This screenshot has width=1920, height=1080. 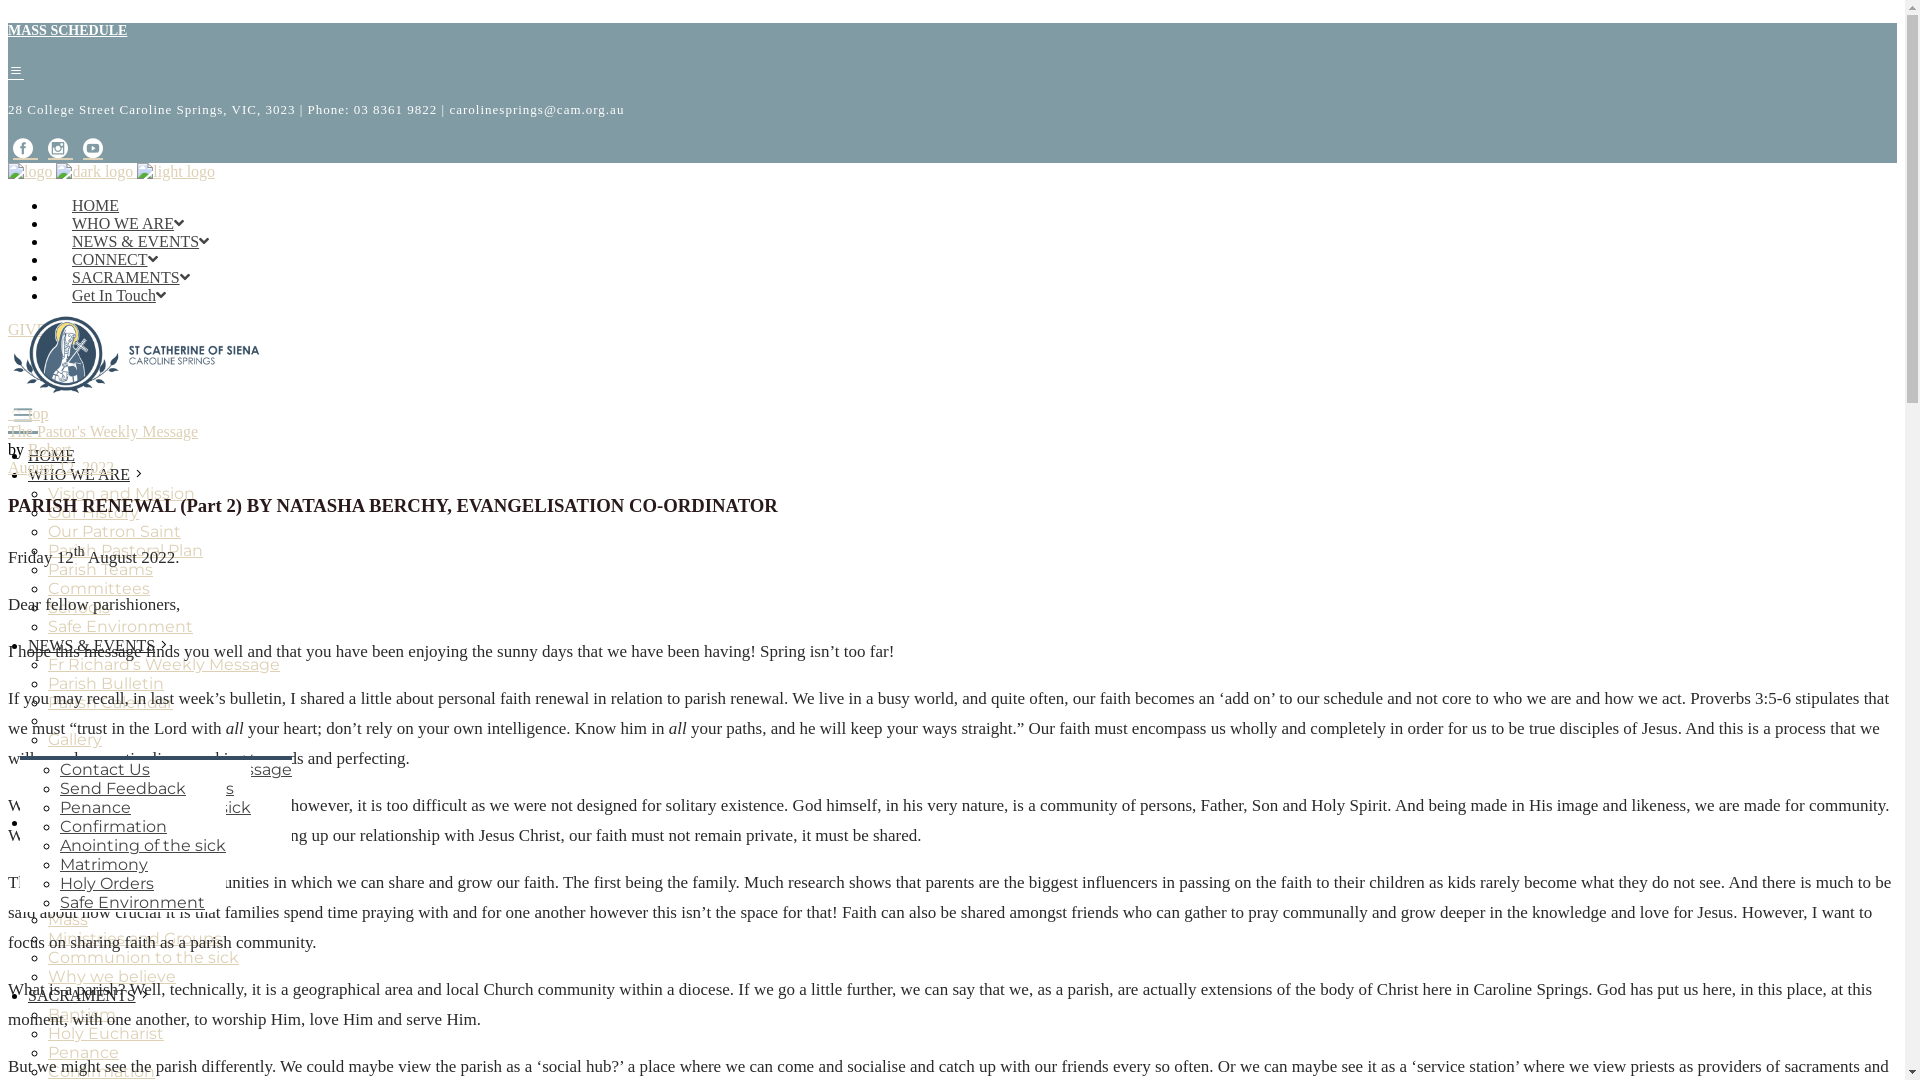 What do you see at coordinates (48, 493) in the screenshot?
I see `'Vision and Mission'` at bounding box center [48, 493].